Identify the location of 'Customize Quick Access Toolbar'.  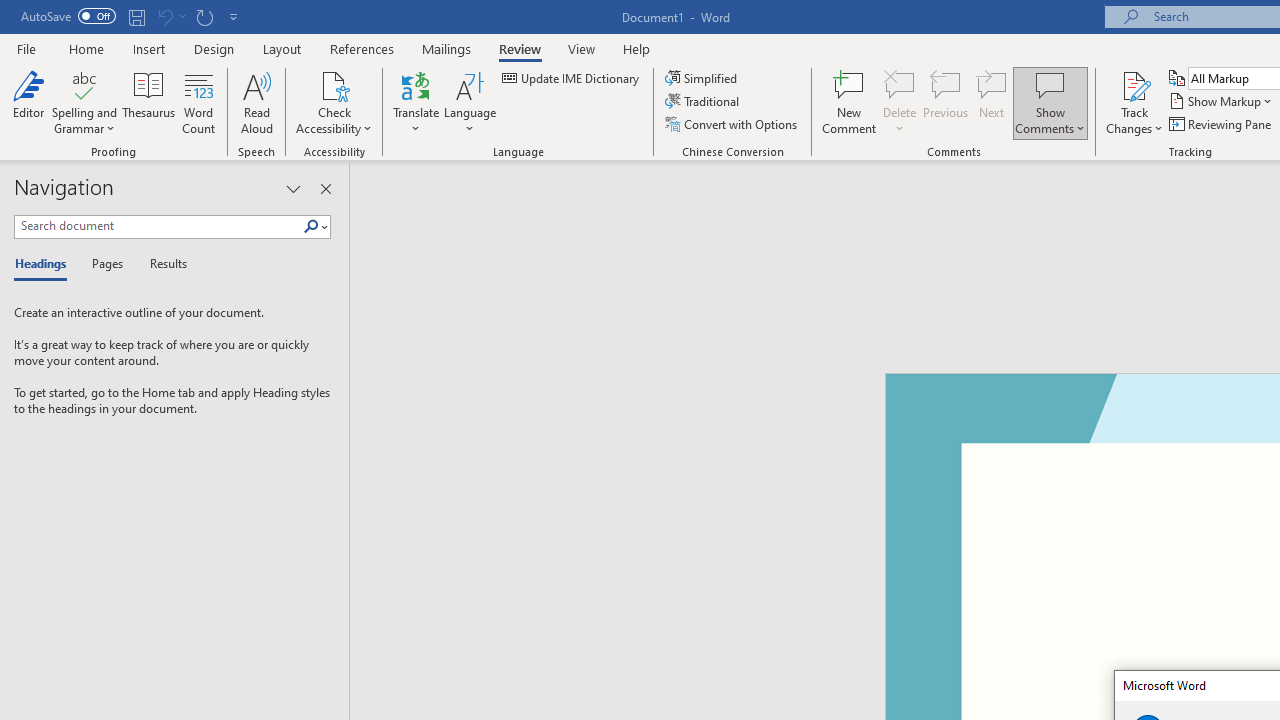
(234, 16).